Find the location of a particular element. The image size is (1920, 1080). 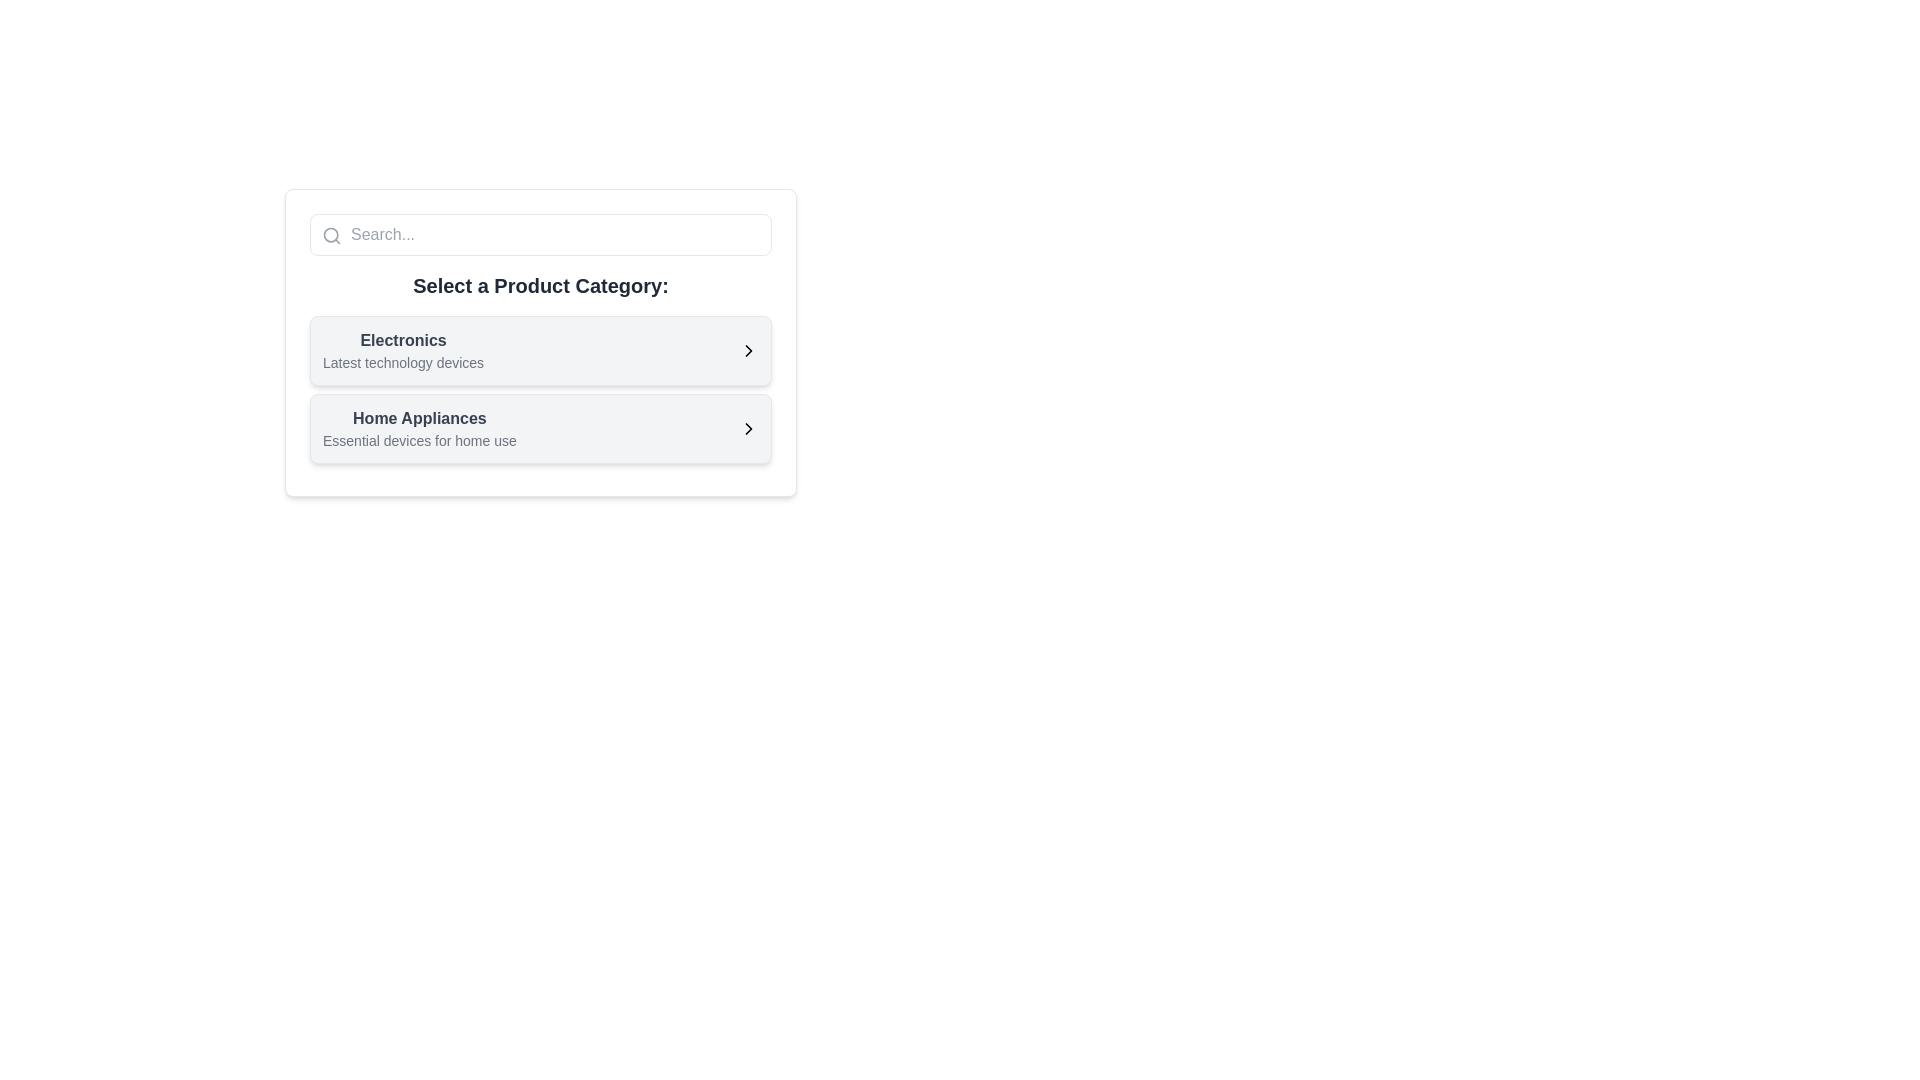

the chevron-shaped rightward arrow icon located at the right edge of the 'Home Appliances' list item is located at coordinates (747, 427).